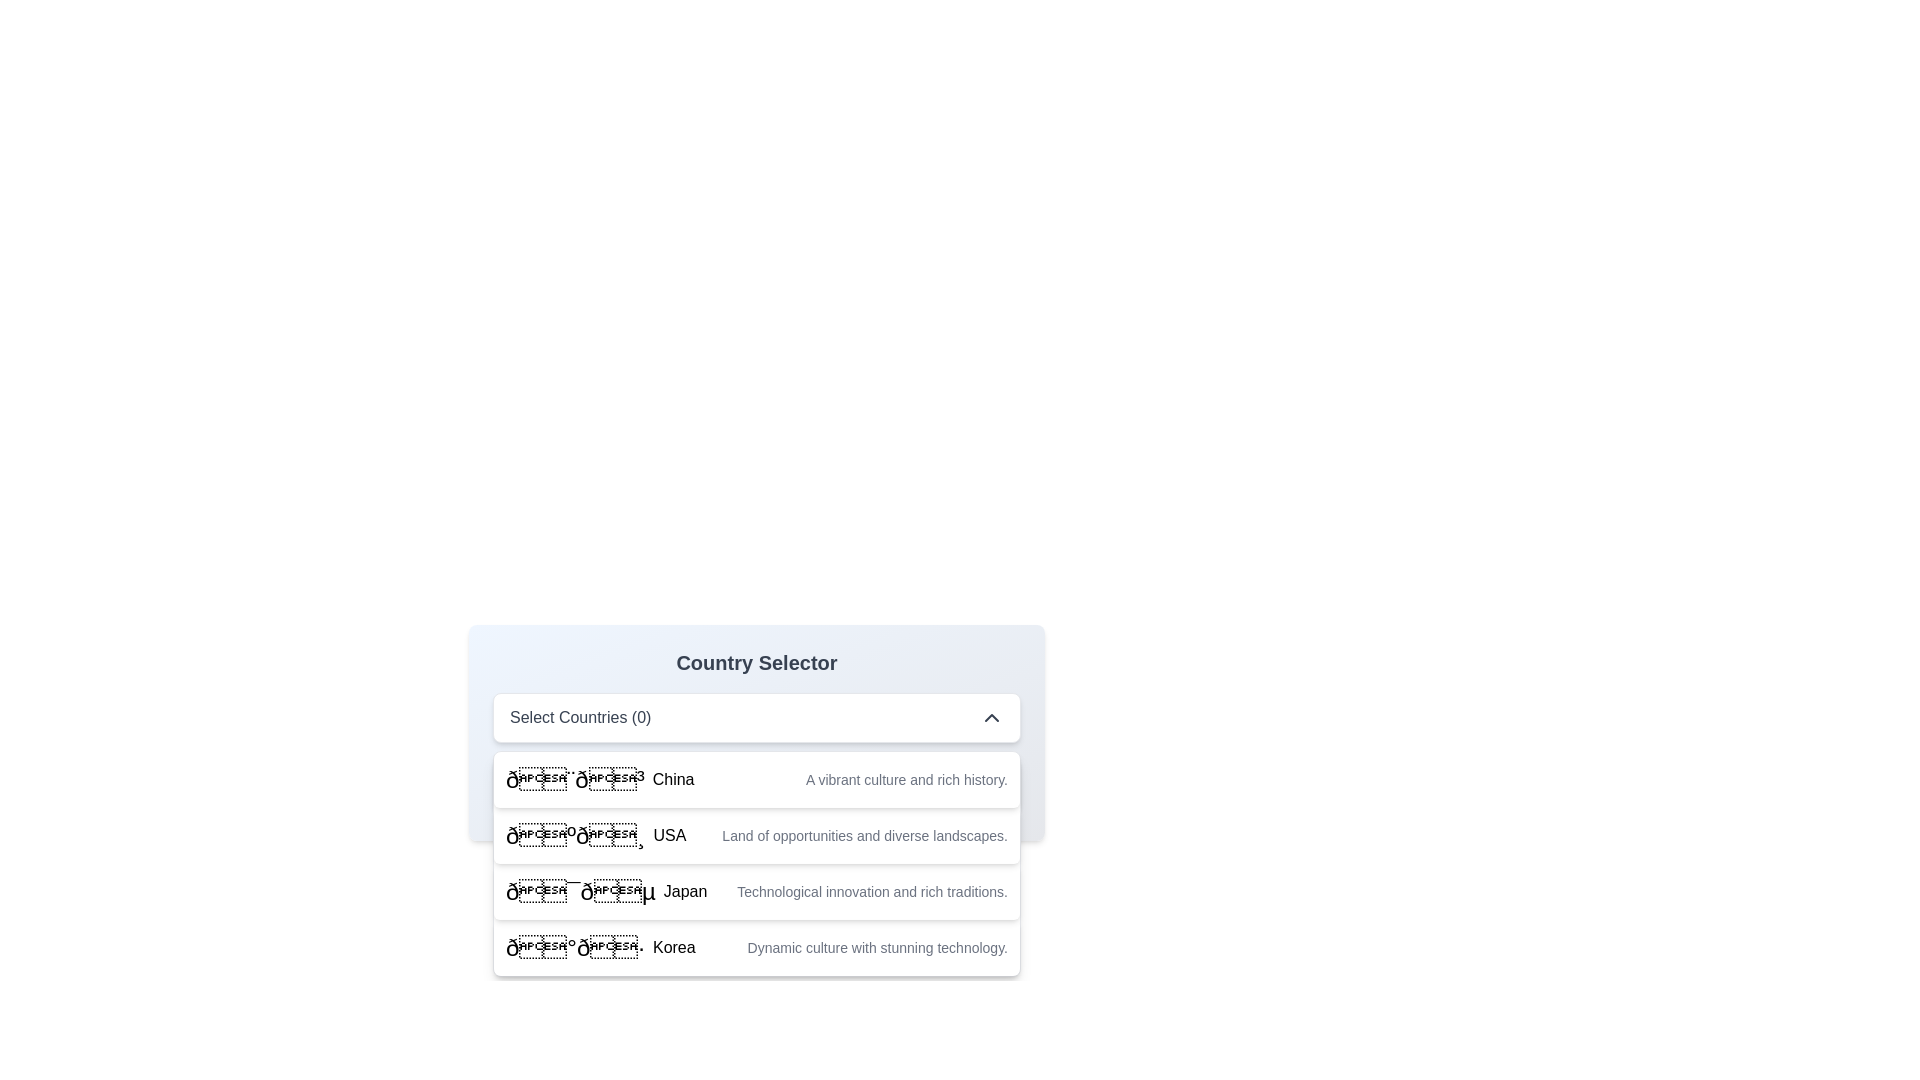 The height and width of the screenshot is (1080, 1920). I want to click on text label that displays the word 'Korea' in bold black font located in the bottom-most row of the dropdown list under 'Country Selector', so click(674, 947).